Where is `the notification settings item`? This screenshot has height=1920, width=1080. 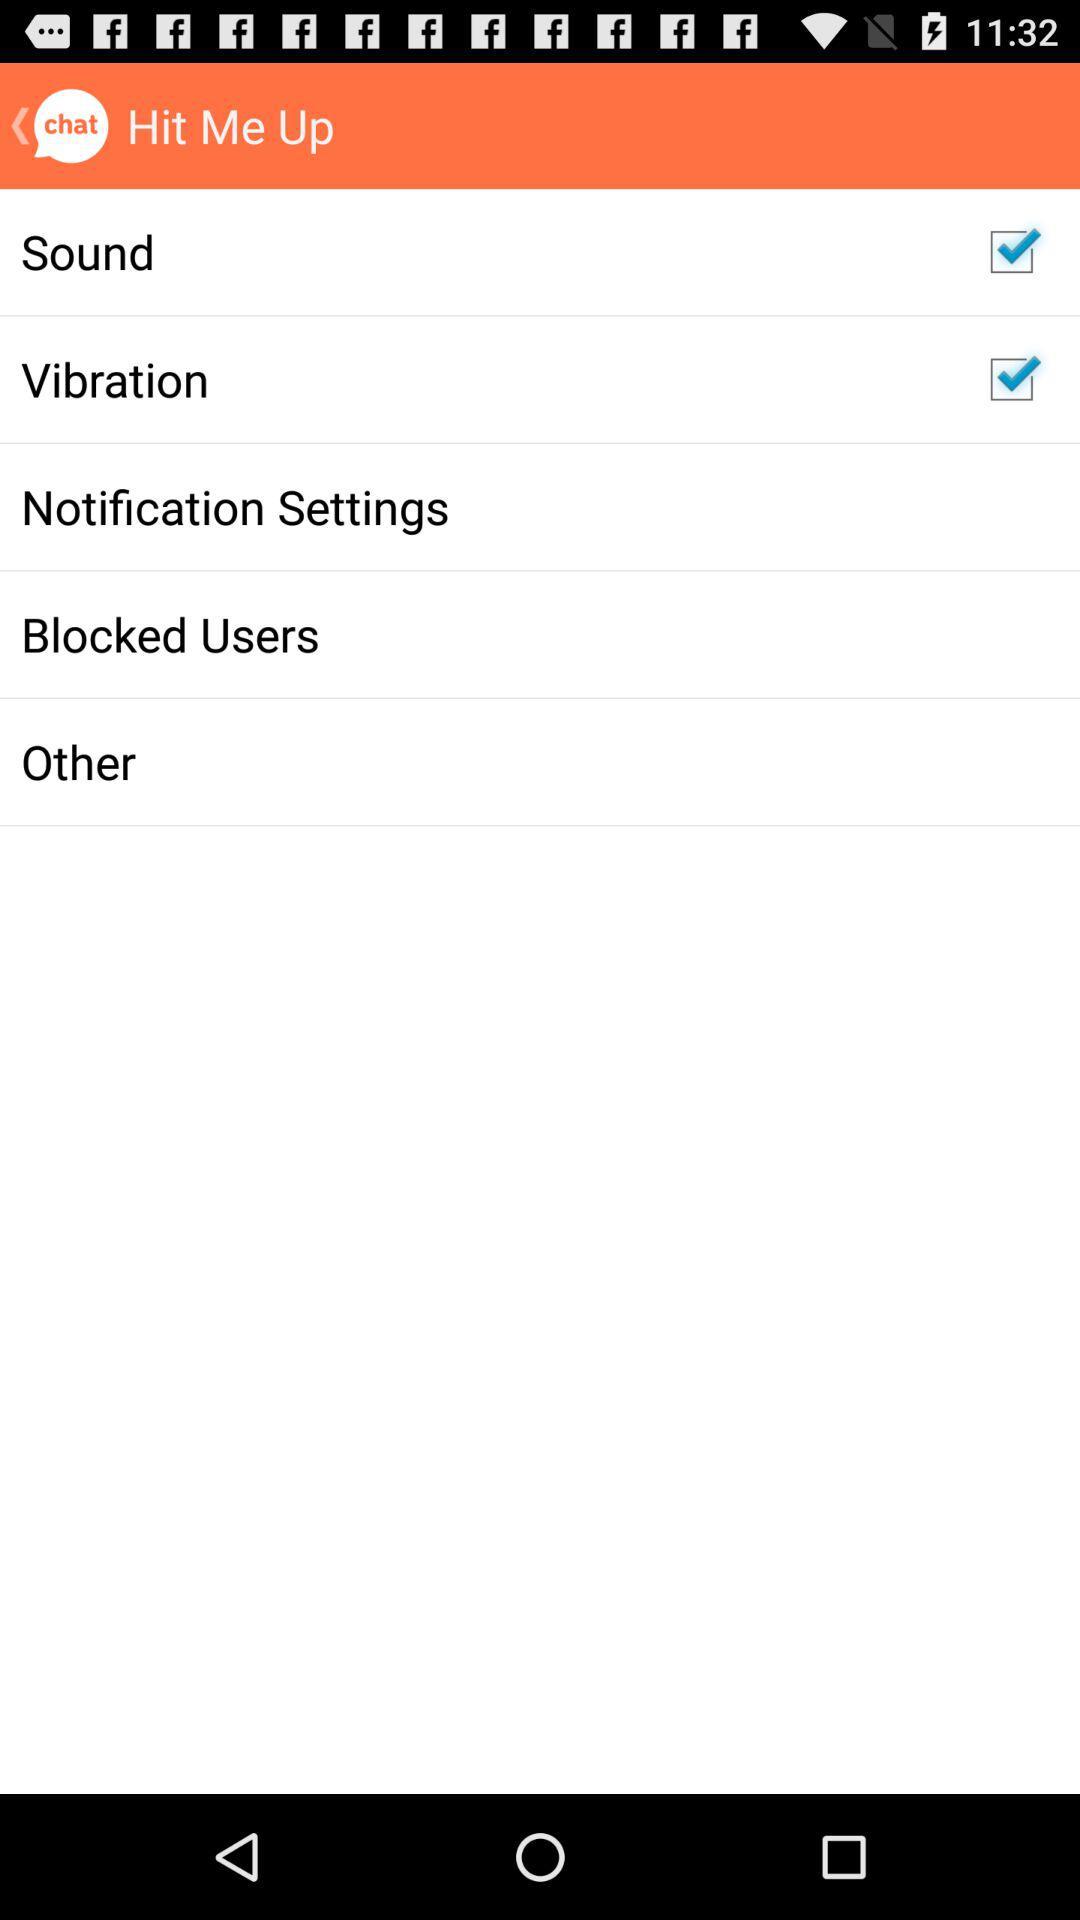
the notification settings item is located at coordinates (484, 506).